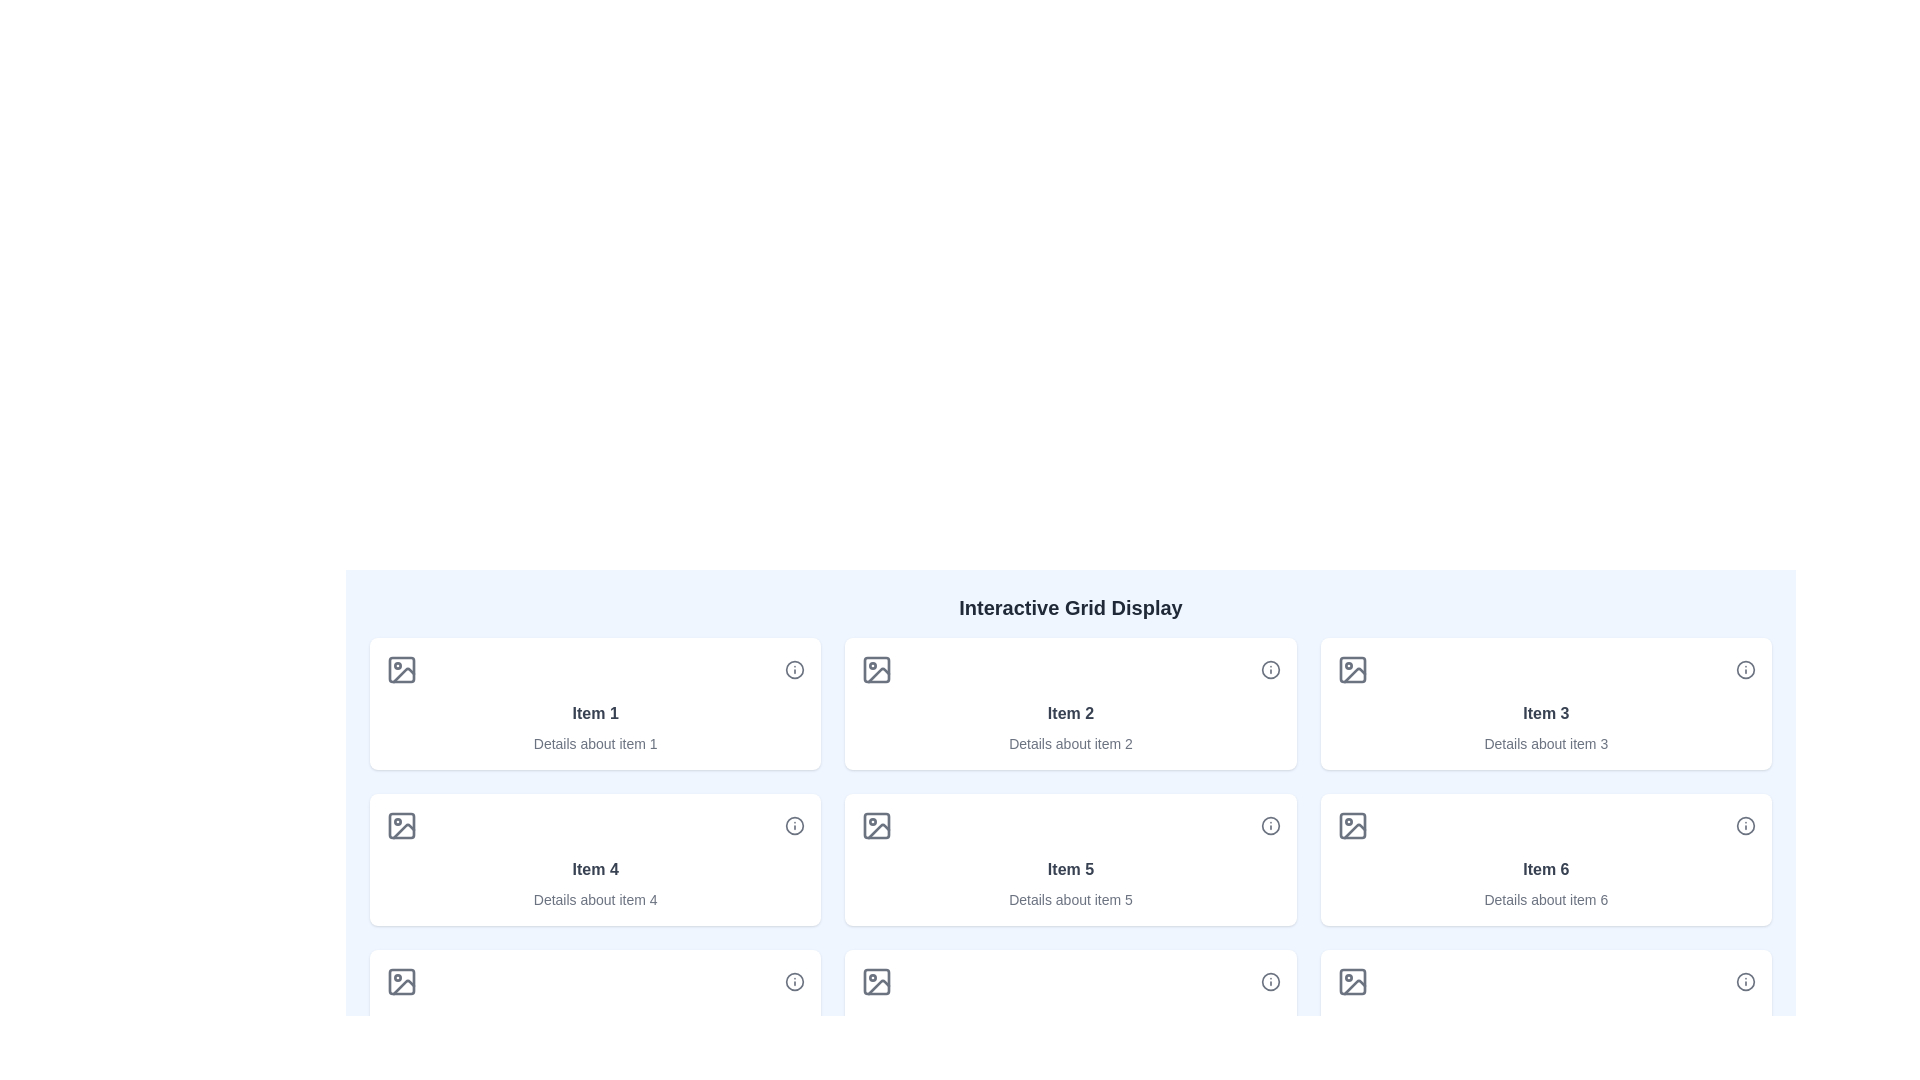 This screenshot has height=1080, width=1920. I want to click on the fifth card in the grid layout, so click(1069, 859).